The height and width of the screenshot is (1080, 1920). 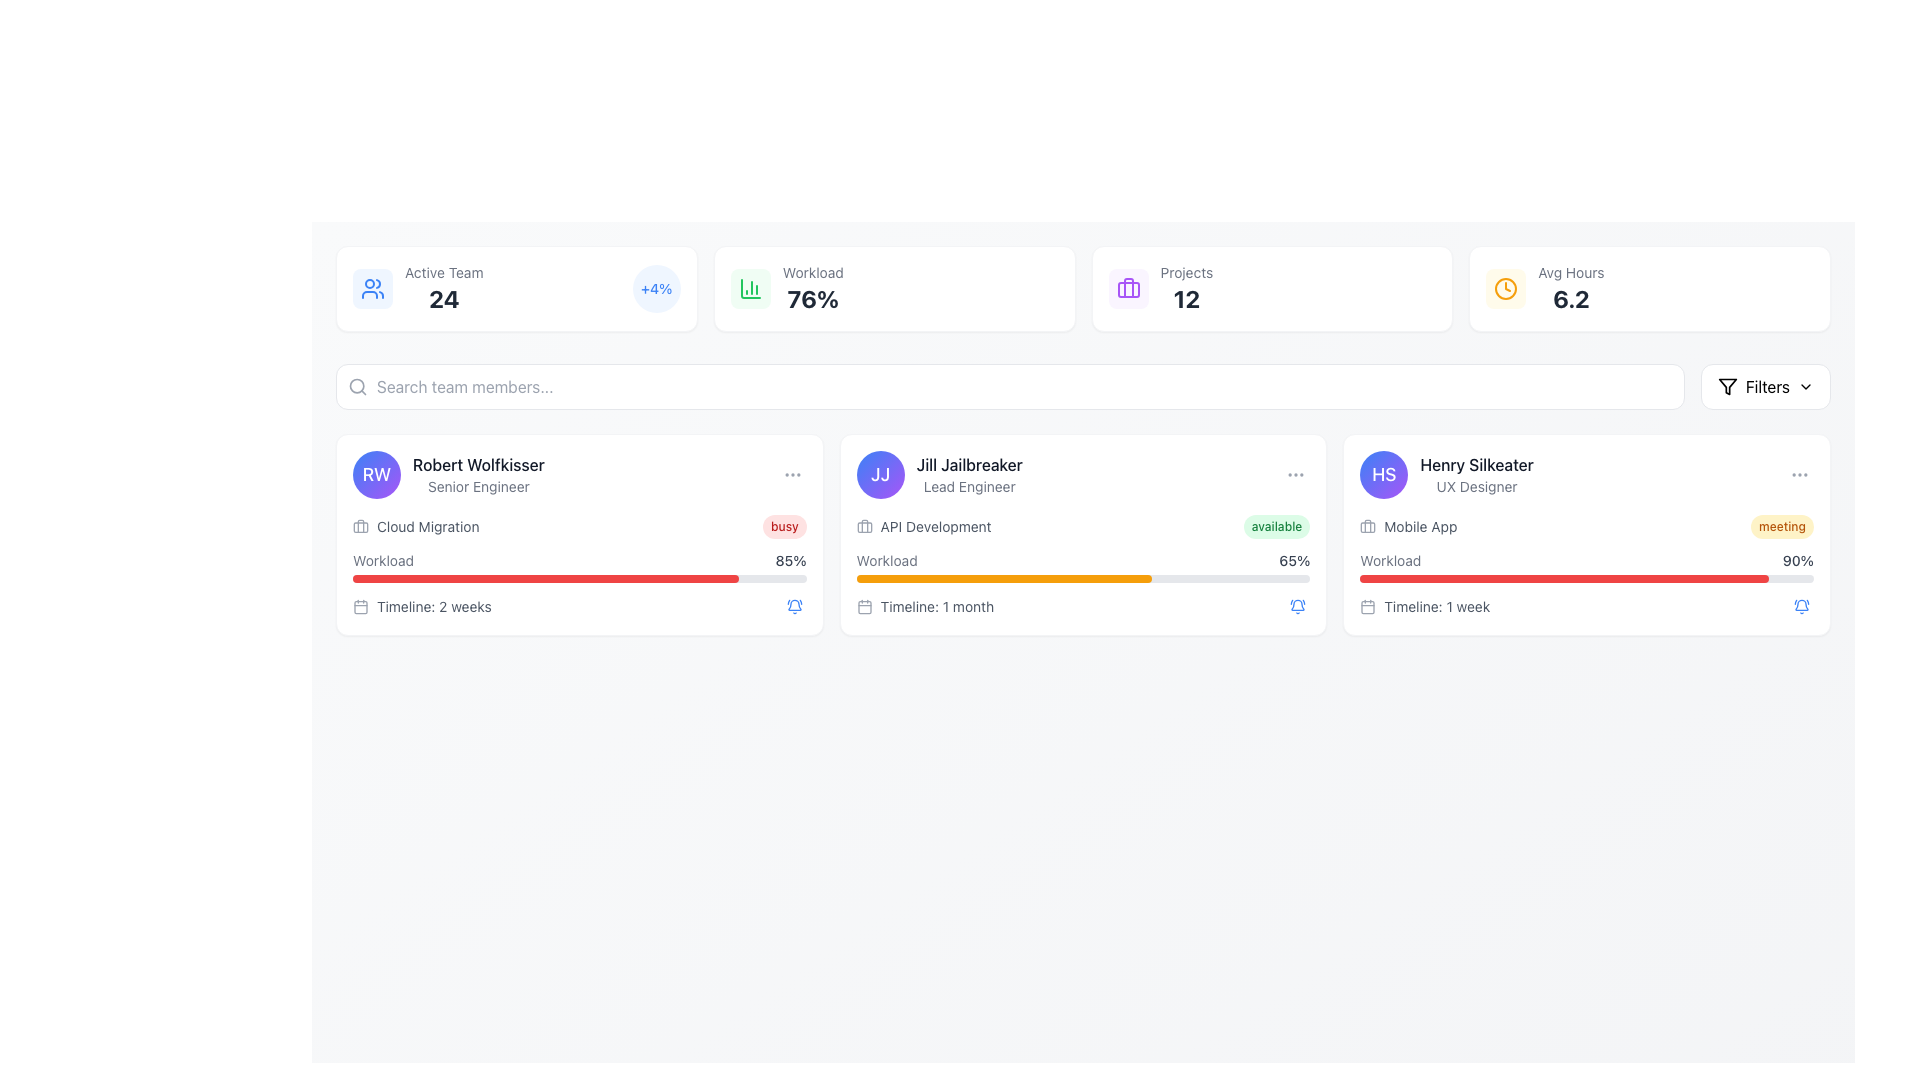 I want to click on the Informational card displaying the workload metric of '76%', which is the second card in a row of four cards, located between the 'Active Team' card and the 'Projects' card, so click(x=893, y=289).